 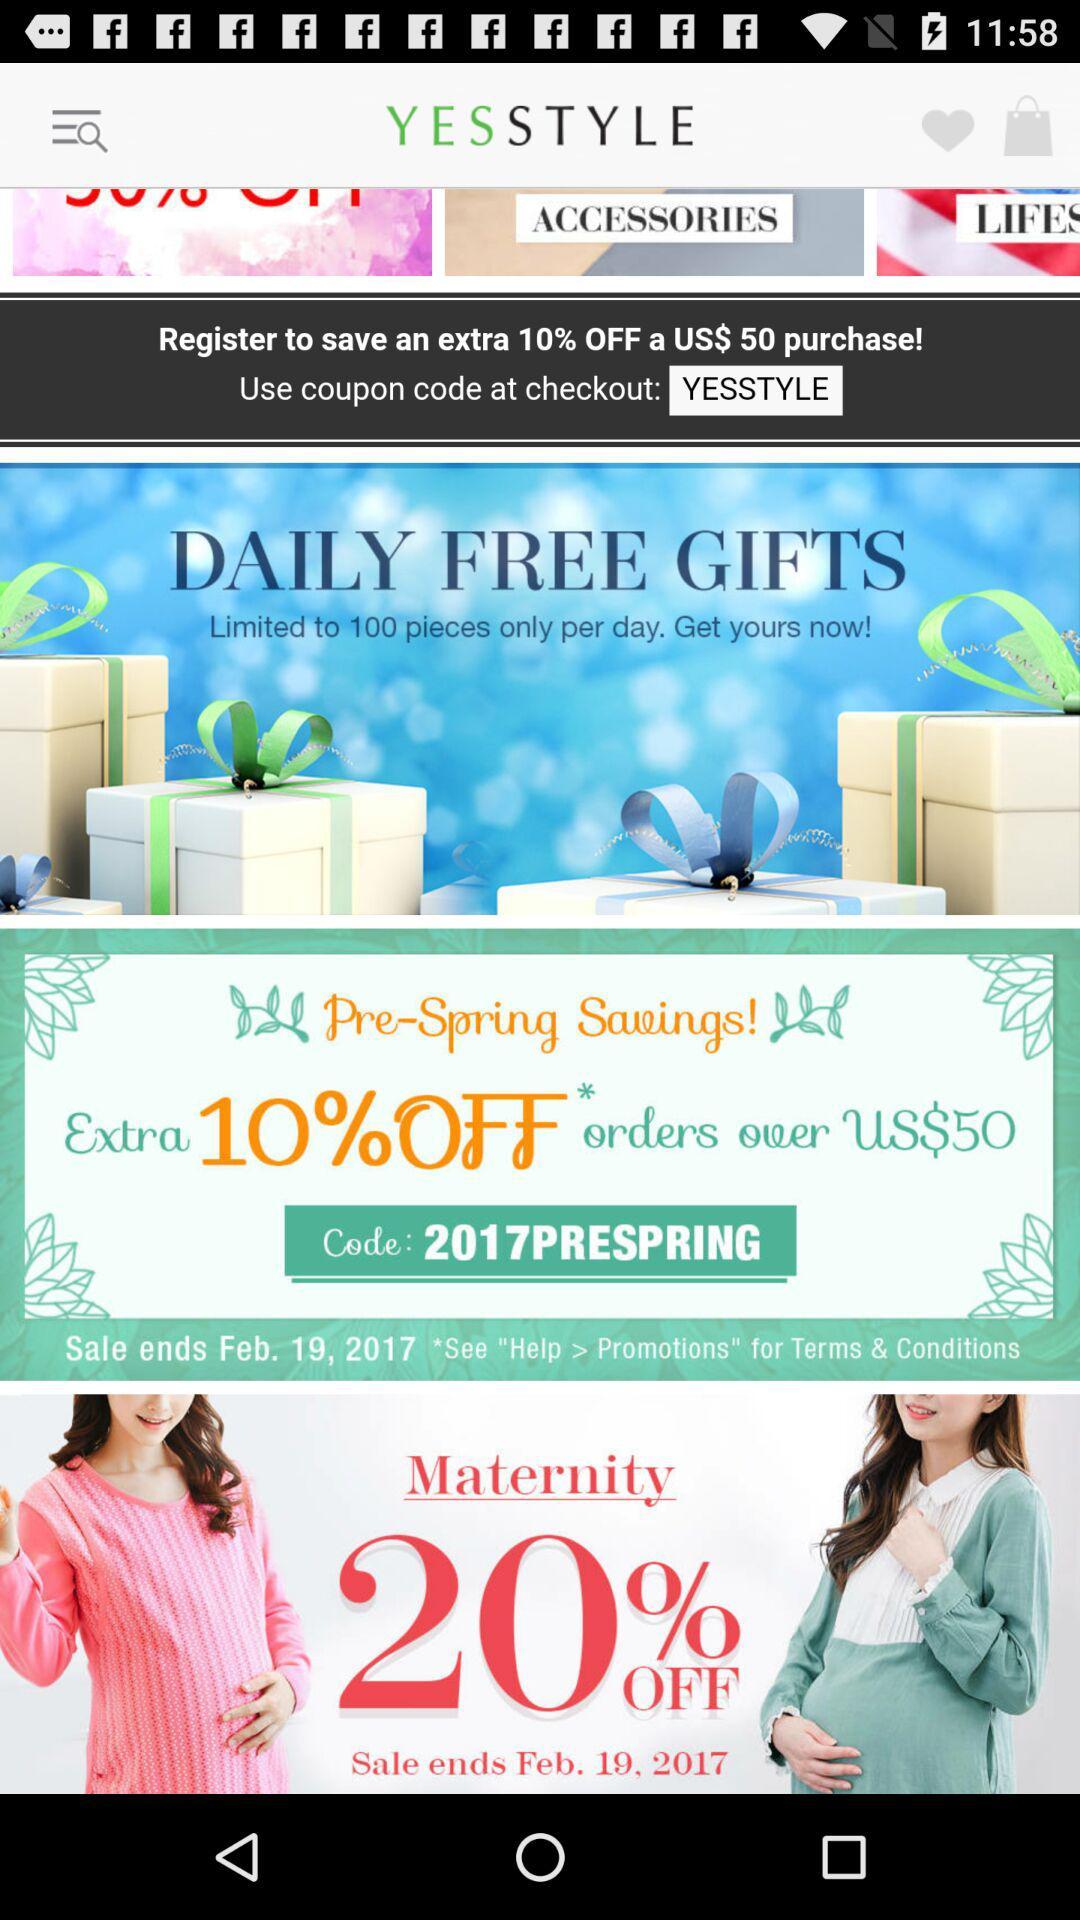 I want to click on banner display, so click(x=540, y=1593).